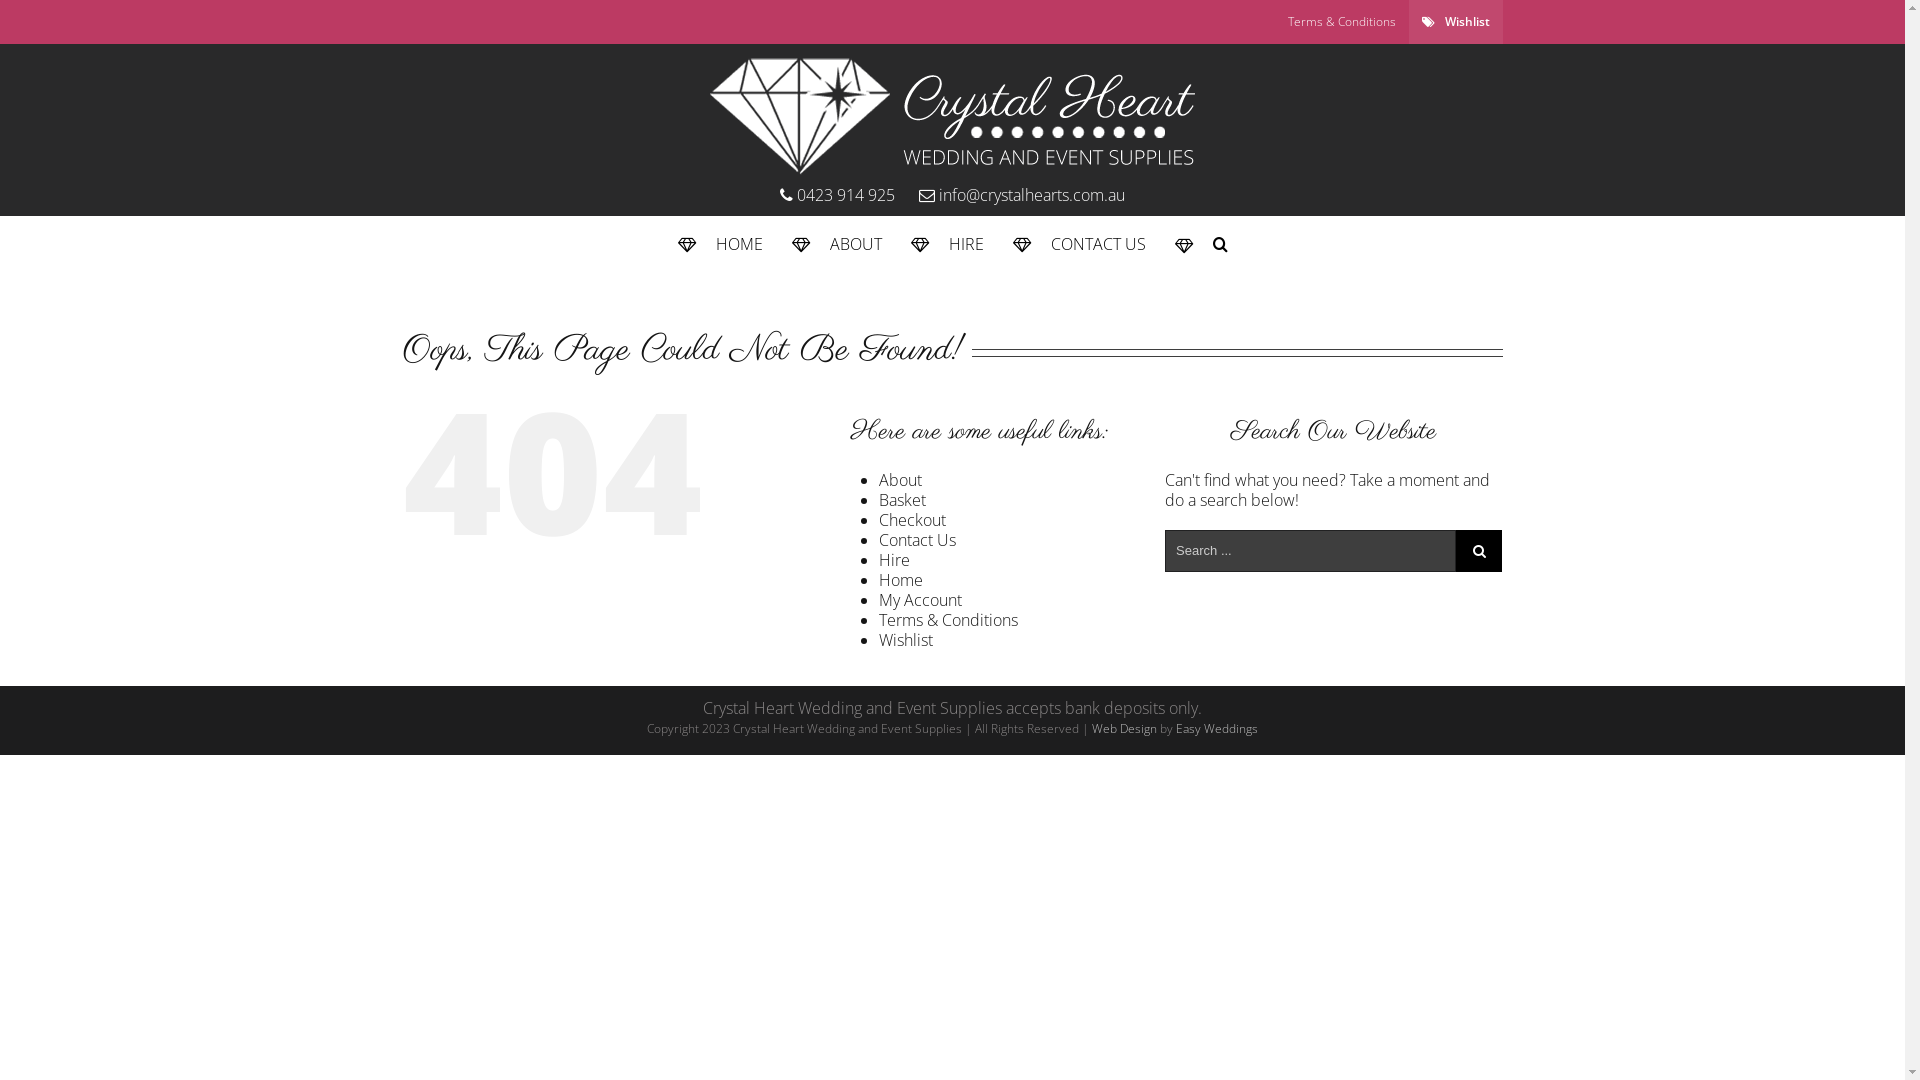  Describe the element at coordinates (945, 242) in the screenshot. I see `'HIRE'` at that location.